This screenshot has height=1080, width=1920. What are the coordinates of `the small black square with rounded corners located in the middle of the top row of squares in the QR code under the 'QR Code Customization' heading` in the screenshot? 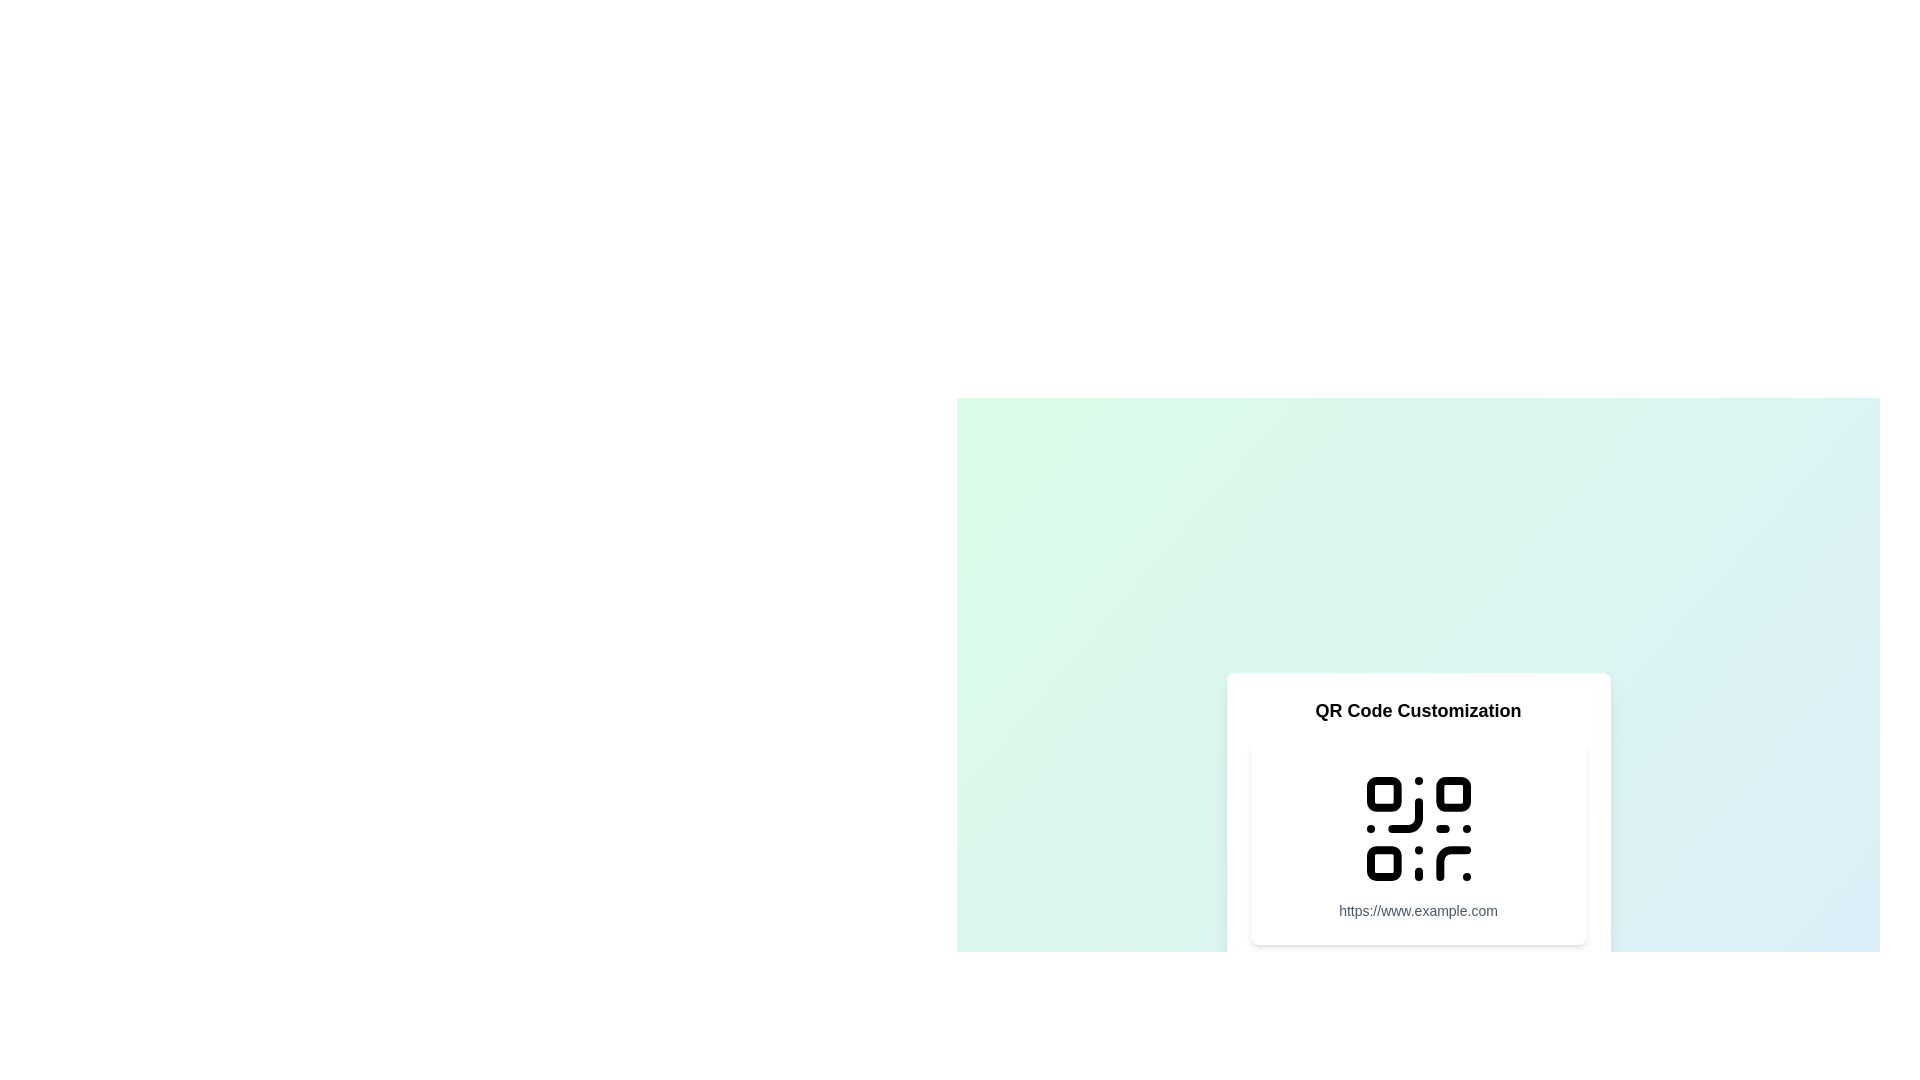 It's located at (1453, 792).